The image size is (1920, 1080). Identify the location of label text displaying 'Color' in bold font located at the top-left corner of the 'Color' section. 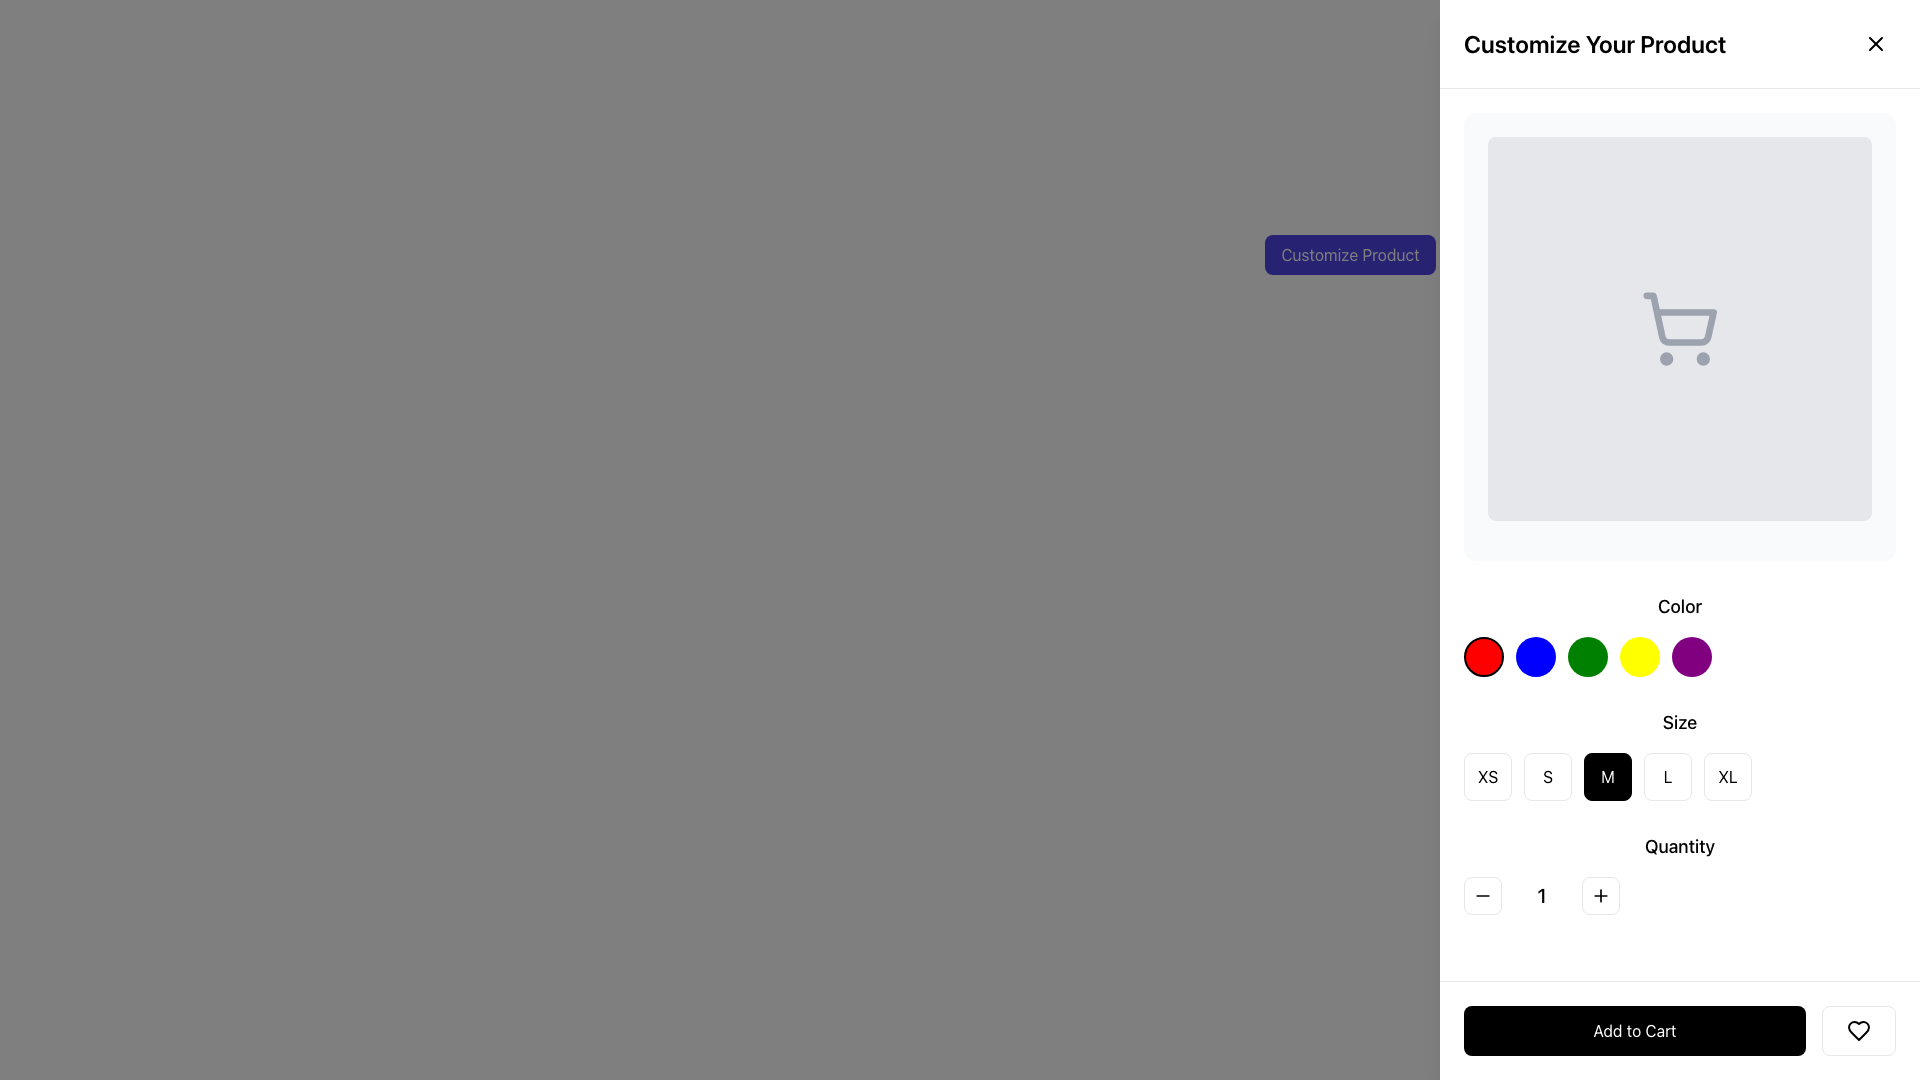
(1680, 605).